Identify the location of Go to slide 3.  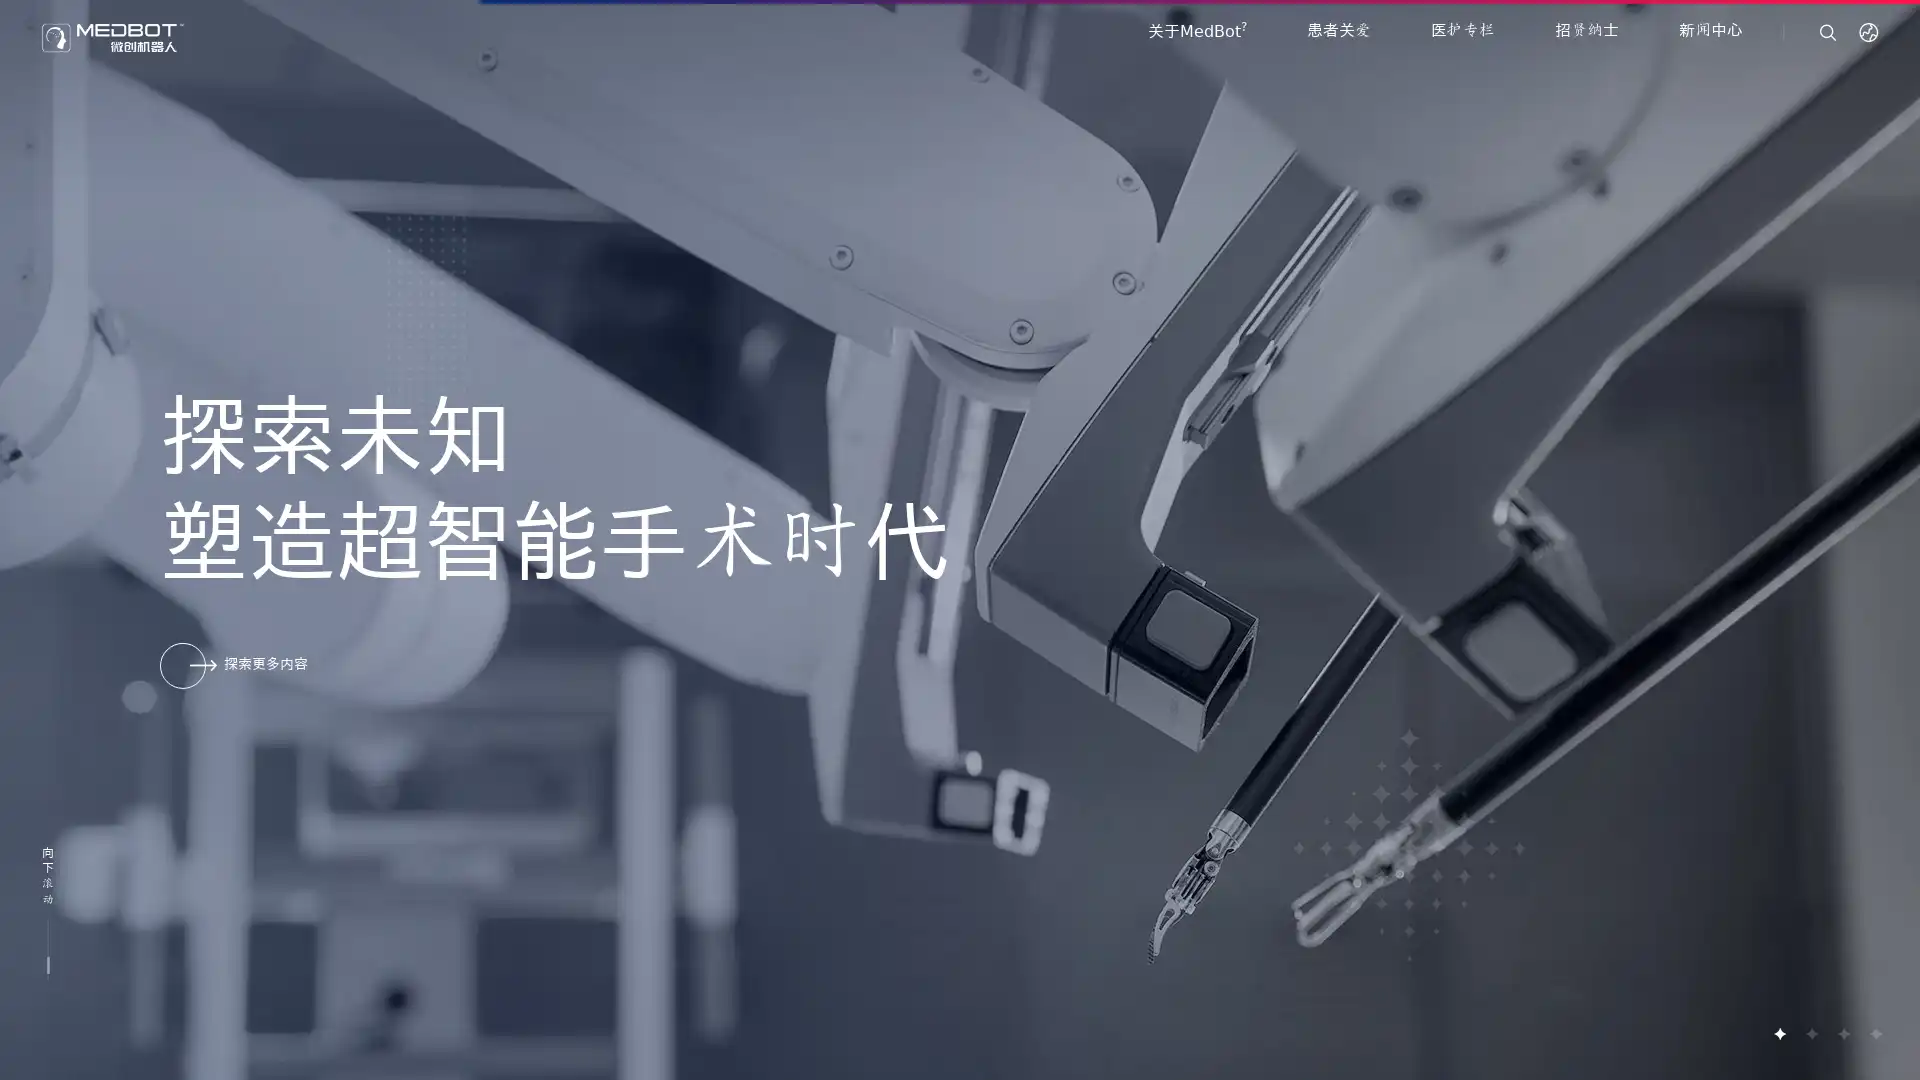
(1842, 1033).